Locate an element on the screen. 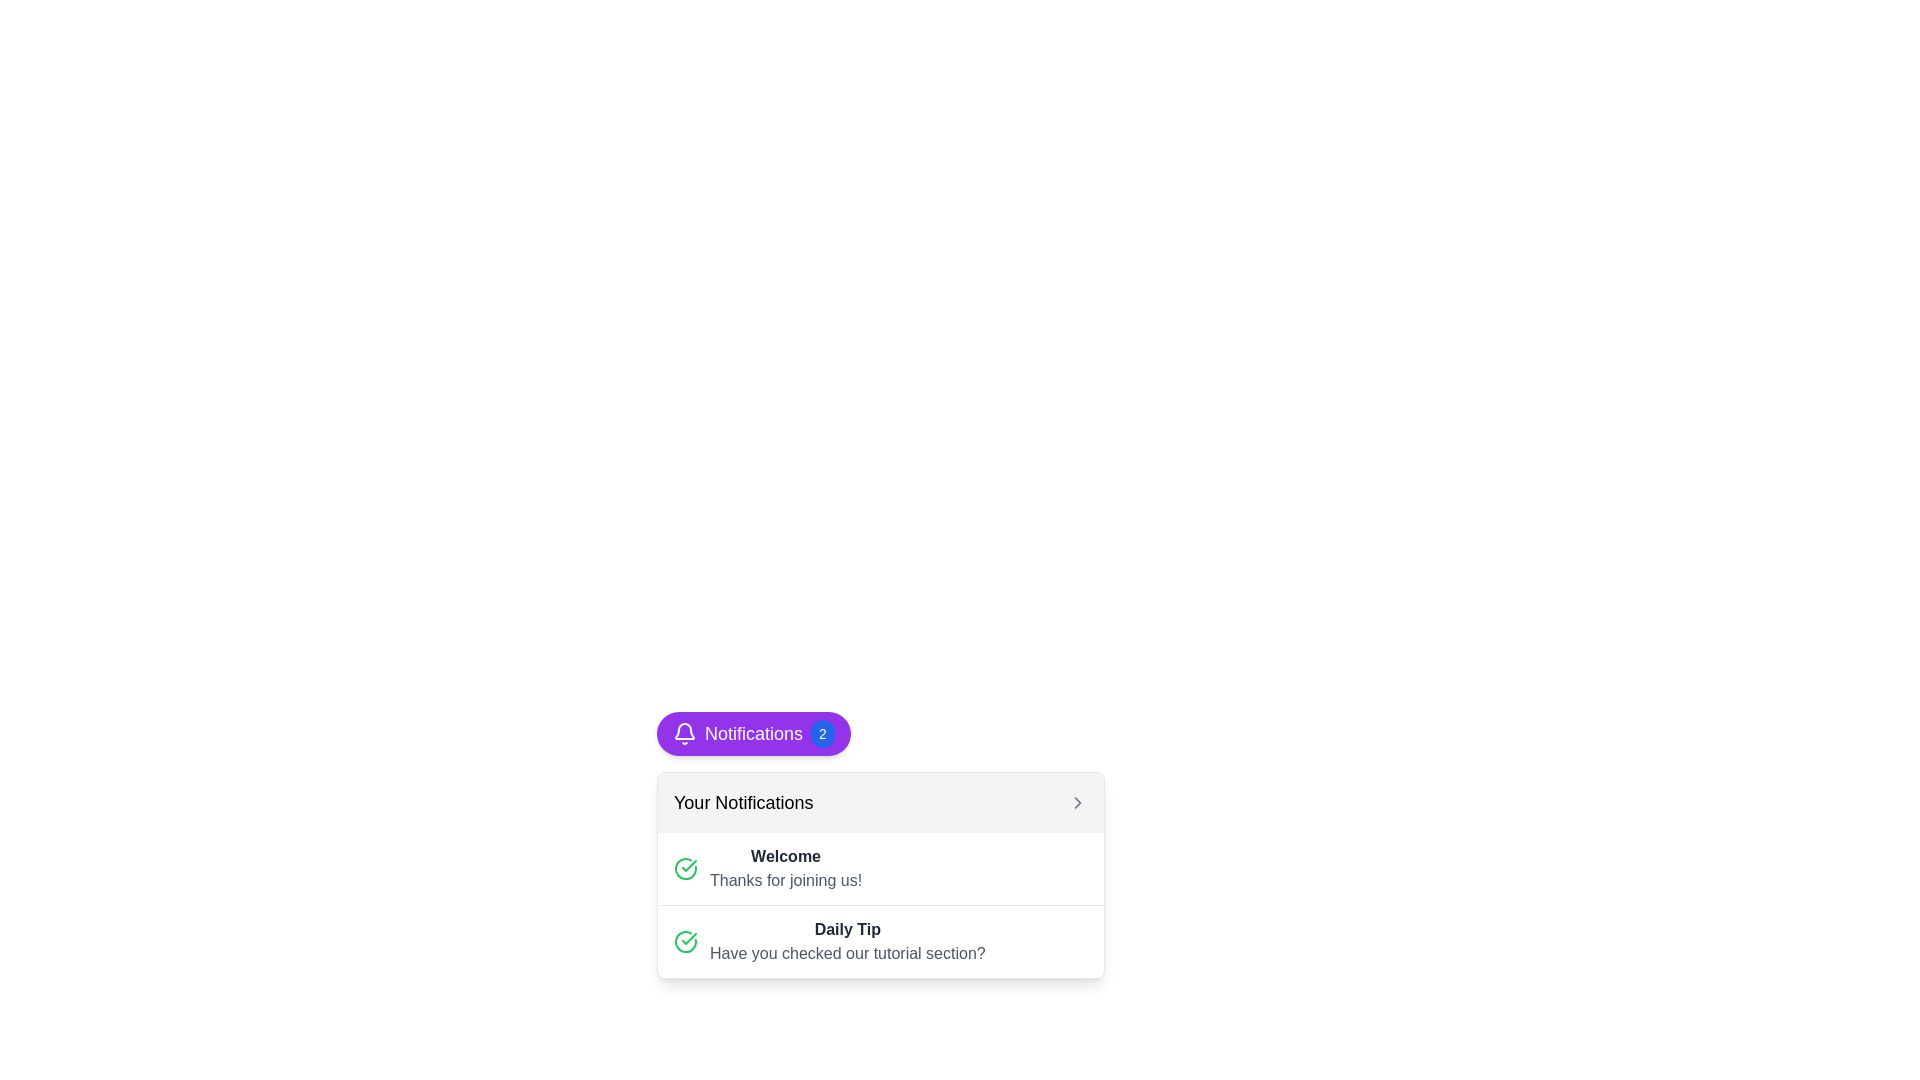 The image size is (1920, 1080). the first notification entry under 'Your Notifications', which displays a welcoming message is located at coordinates (880, 867).